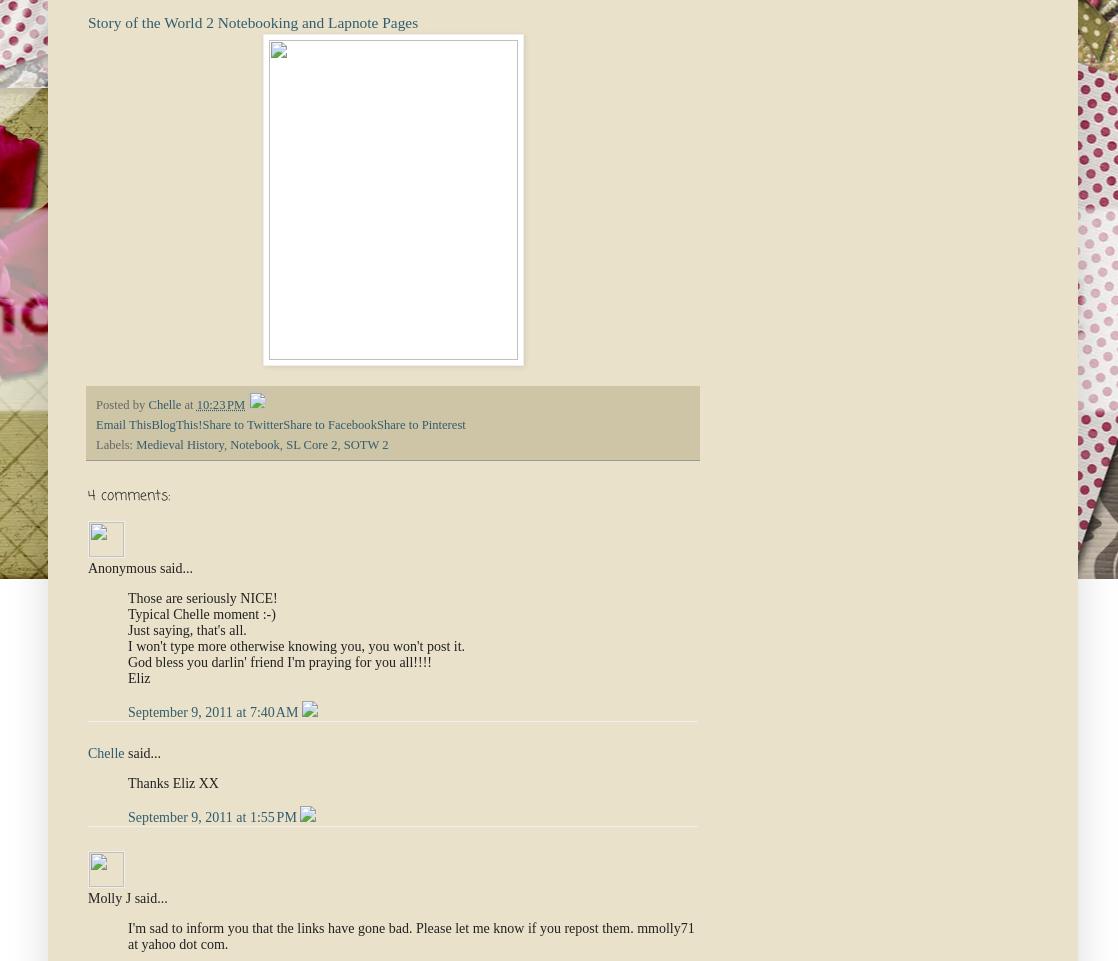 The width and height of the screenshot is (1118, 961). I want to click on 'Eliz', so click(138, 677).